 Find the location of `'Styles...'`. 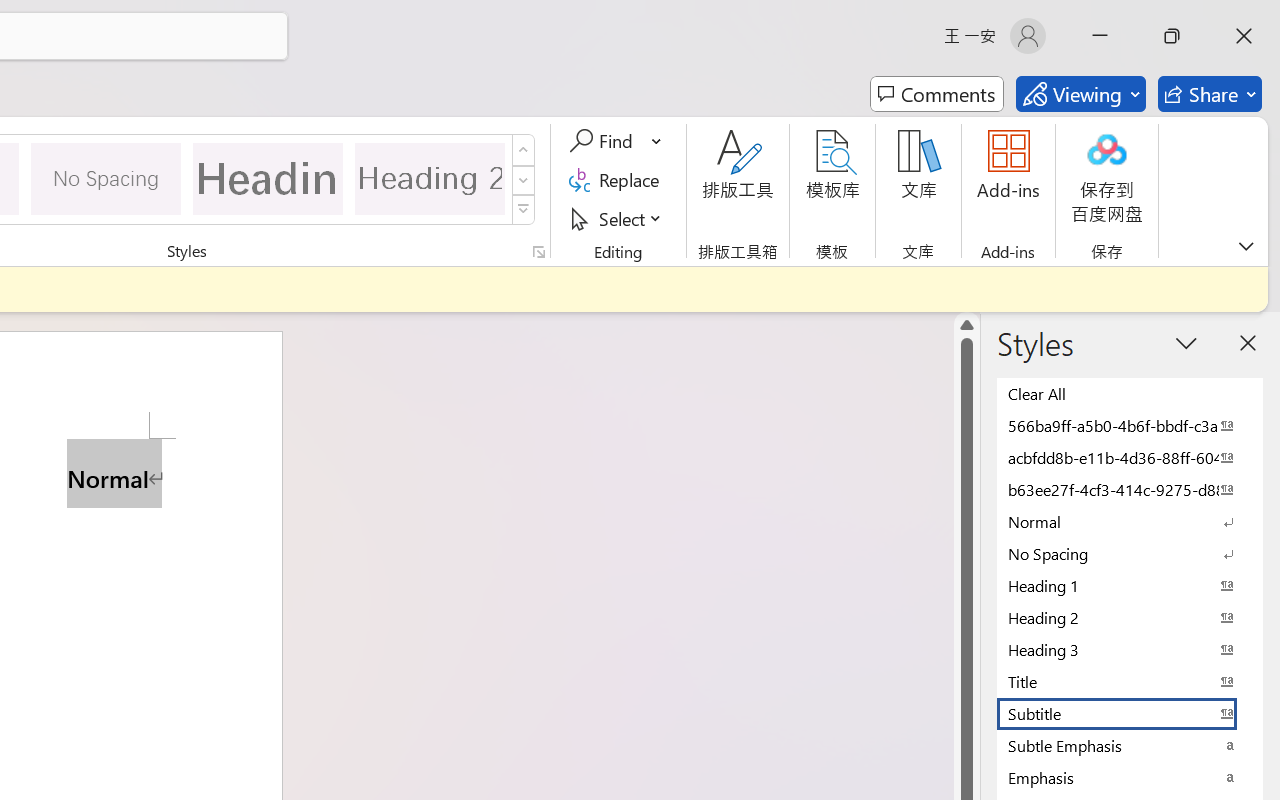

'Styles...' is located at coordinates (538, 251).